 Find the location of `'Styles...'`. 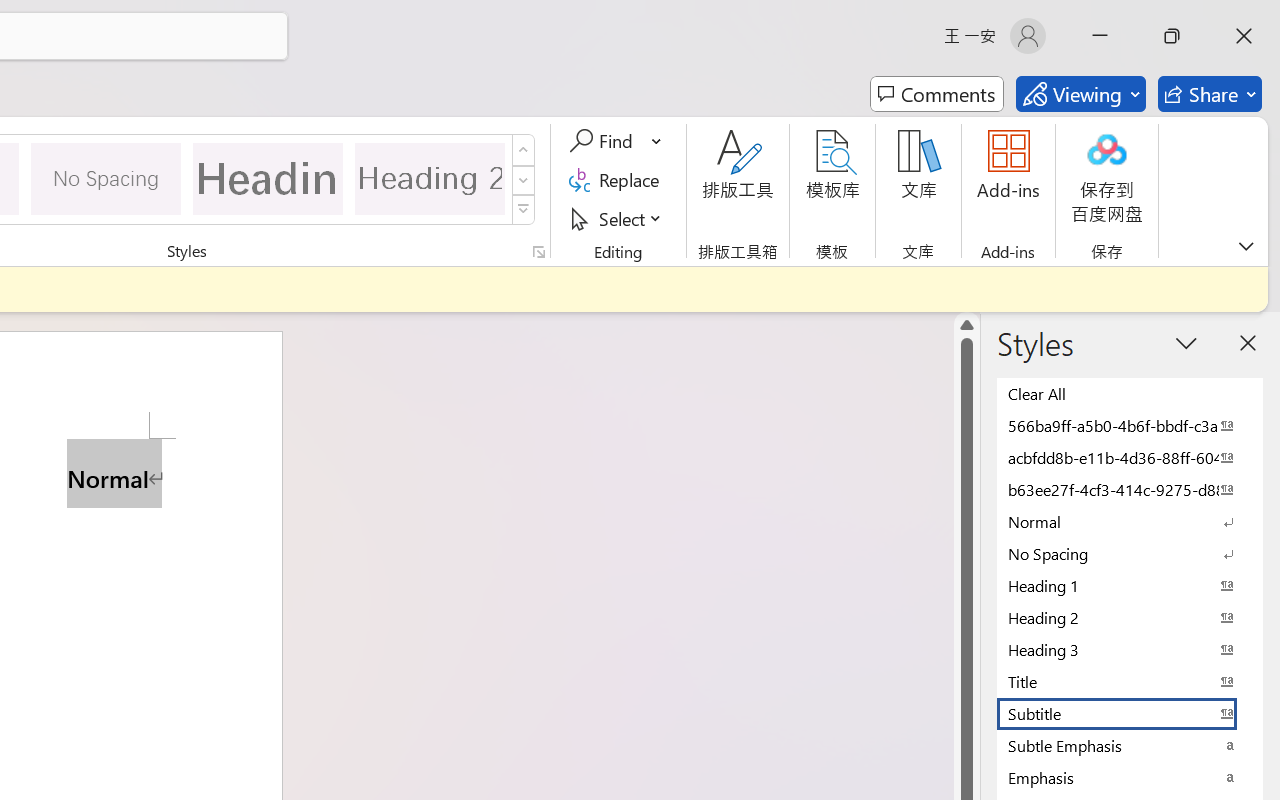

'Styles...' is located at coordinates (538, 251).